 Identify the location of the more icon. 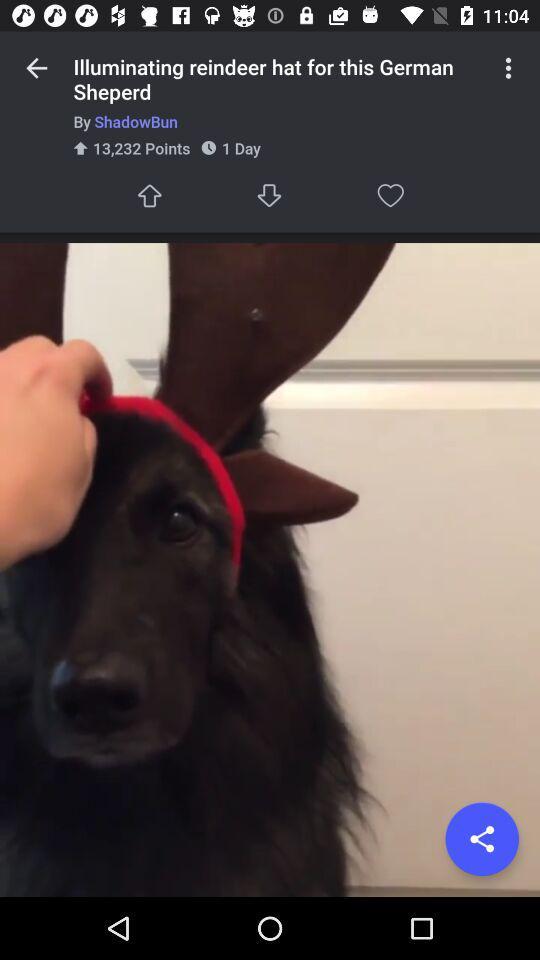
(508, 68).